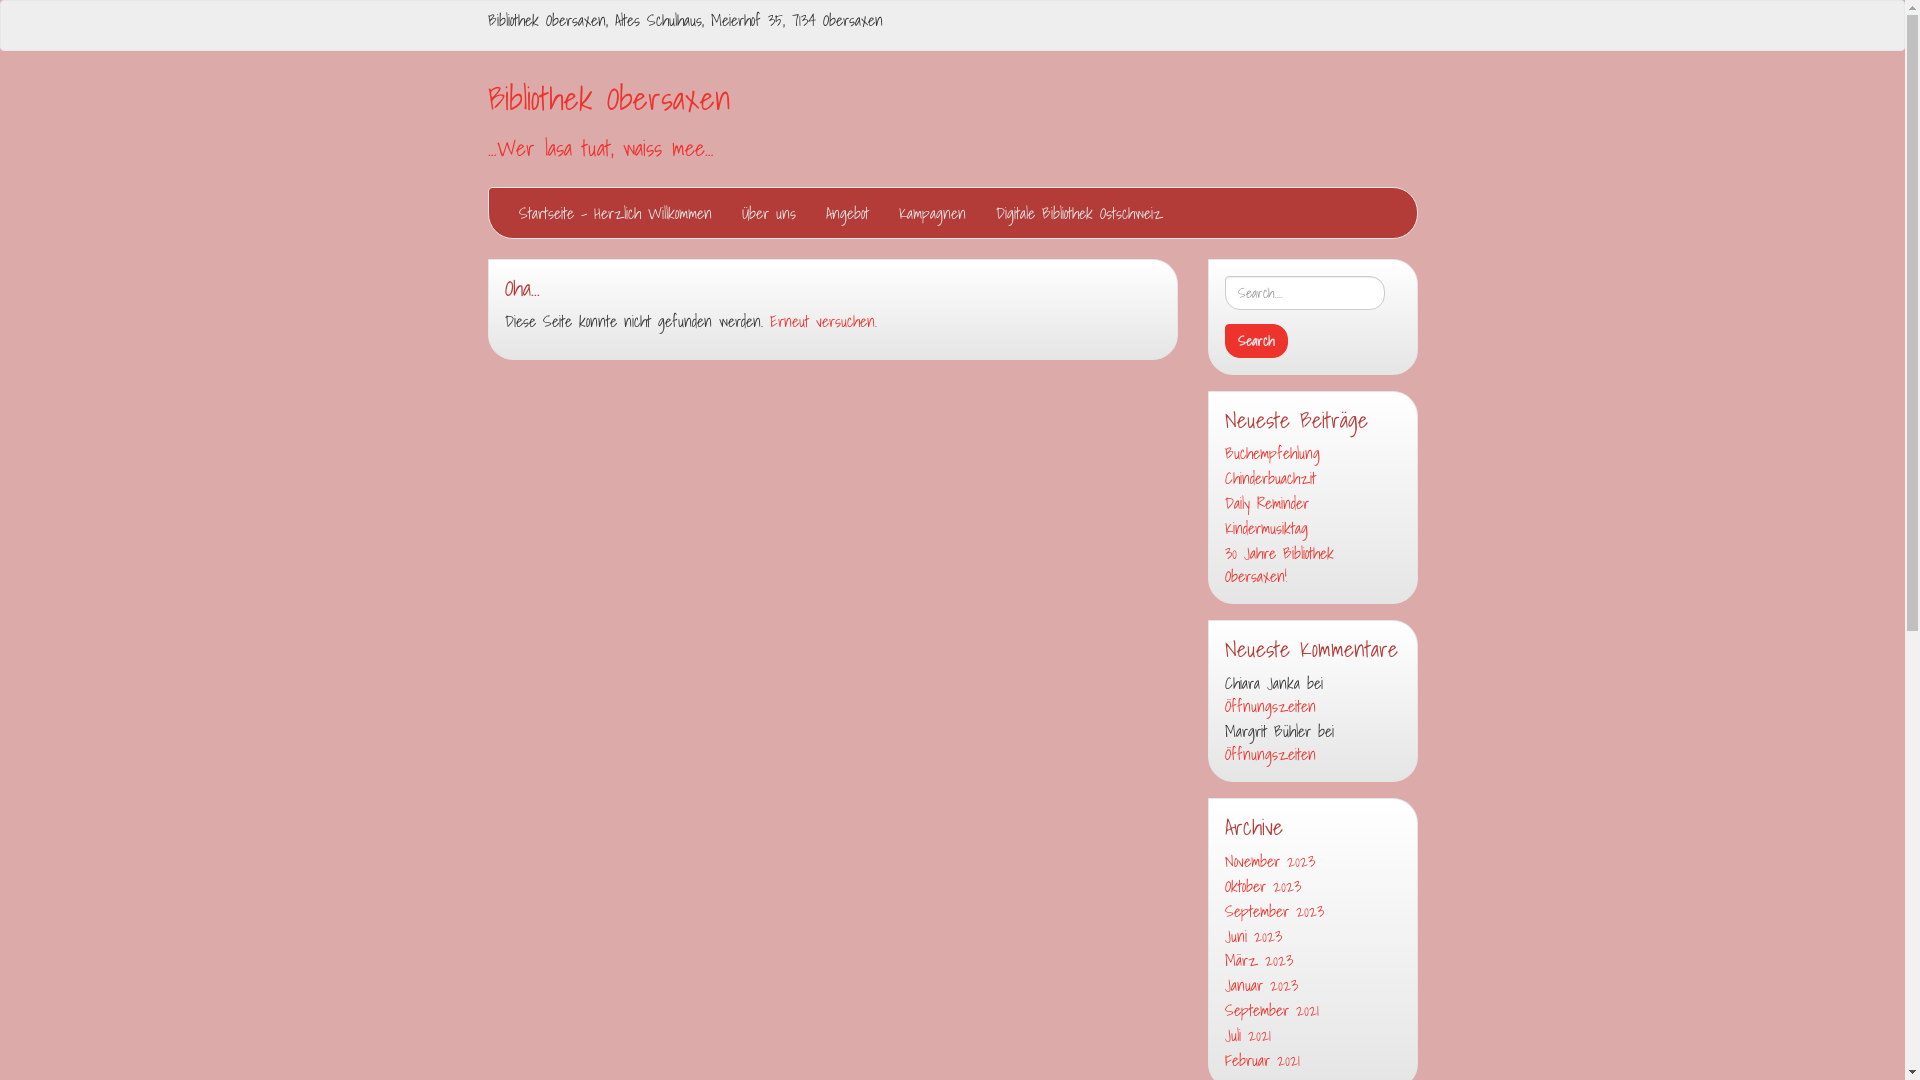 The width and height of the screenshot is (1920, 1080). Describe the element at coordinates (1311, 502) in the screenshot. I see `'Daily Reminder'` at that location.